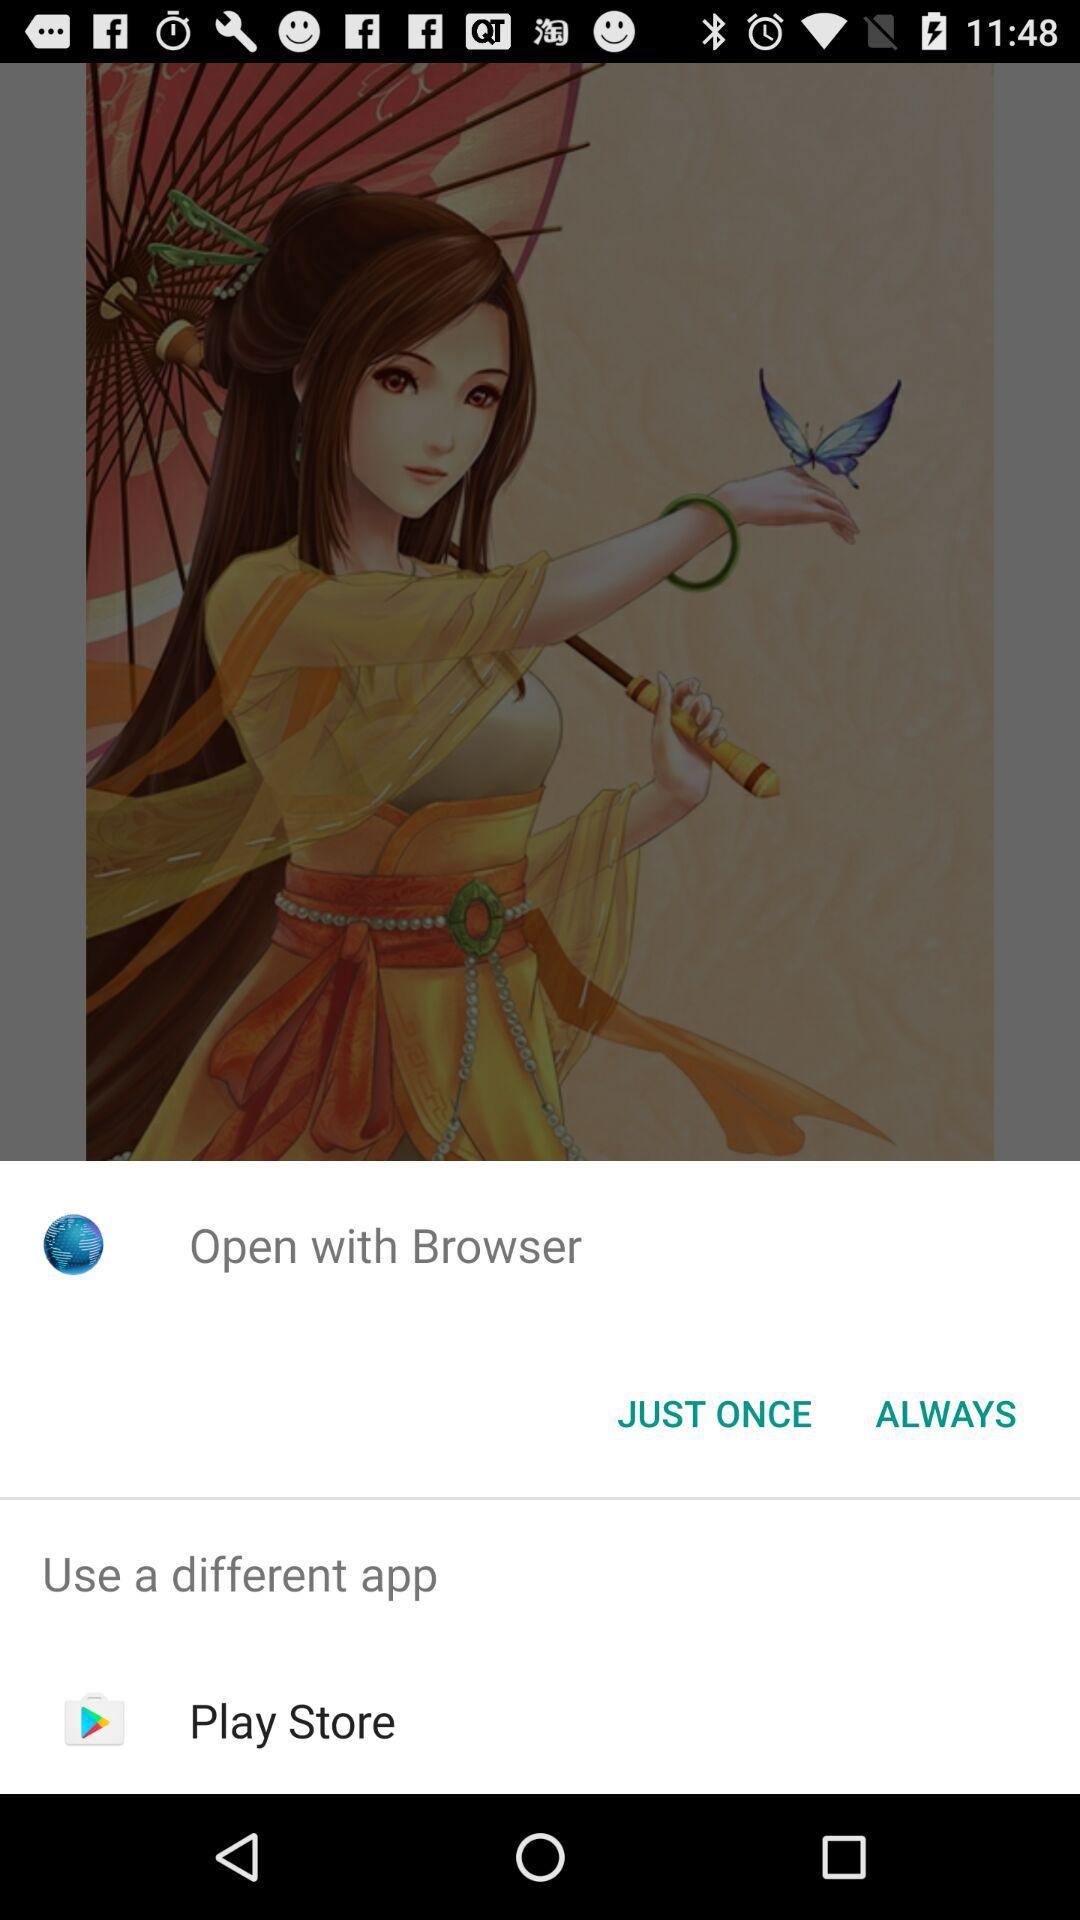 The height and width of the screenshot is (1920, 1080). Describe the element at coordinates (540, 1572) in the screenshot. I see `use a different` at that location.